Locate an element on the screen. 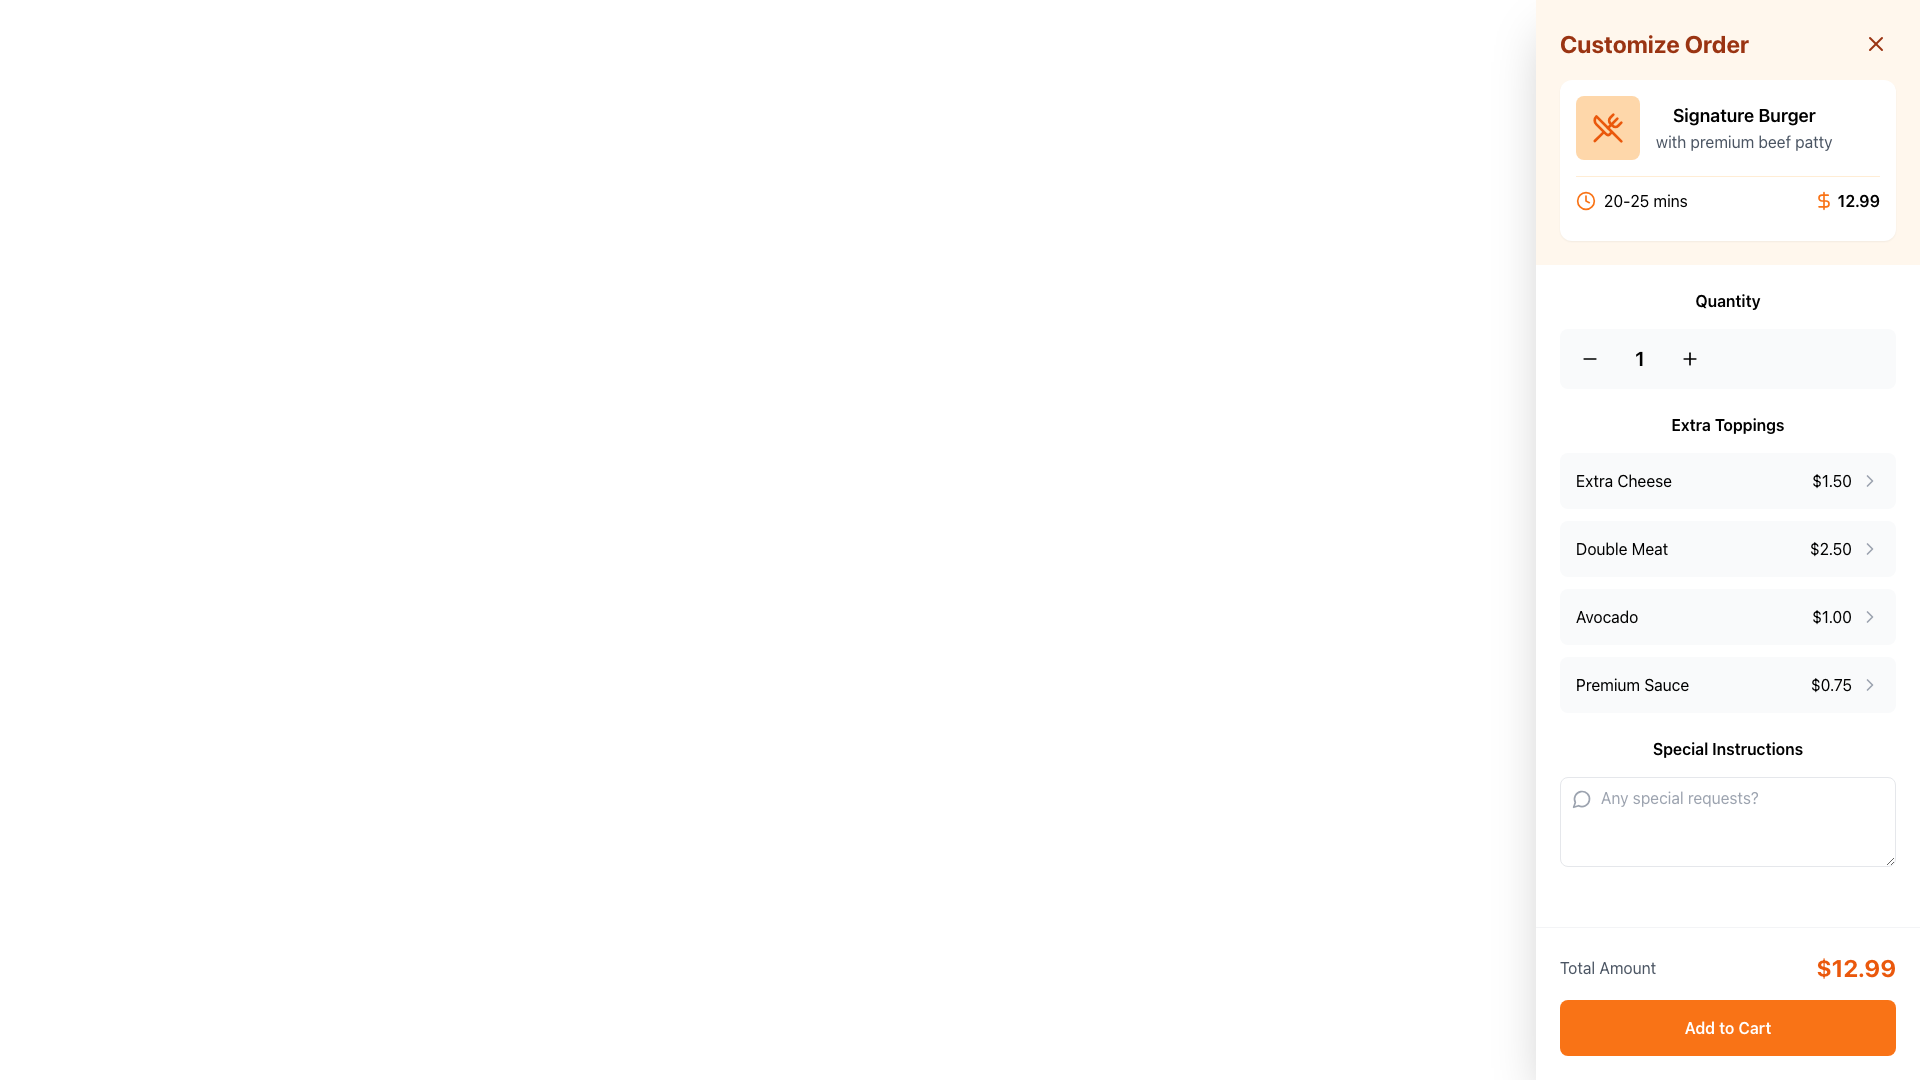 The image size is (1920, 1080). the dollar sign icon representing the price in dollars, located at the top of the 'Customize Order' panel, right before the price text '12.99' is located at coordinates (1823, 200).